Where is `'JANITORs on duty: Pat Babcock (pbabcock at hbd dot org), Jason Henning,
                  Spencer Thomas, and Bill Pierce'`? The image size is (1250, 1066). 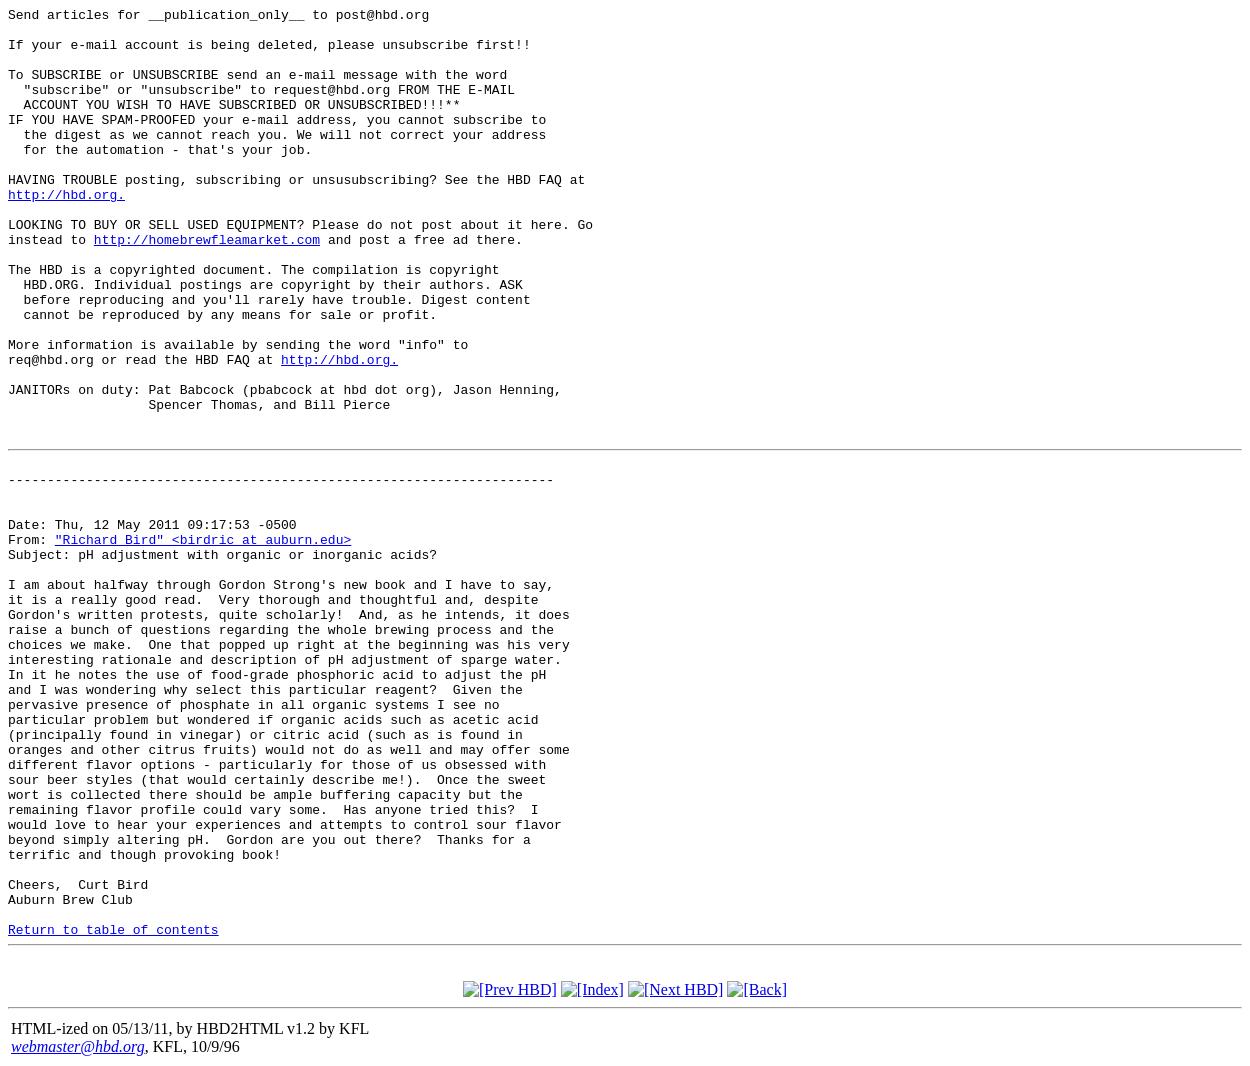 'JANITORs on duty: Pat Babcock (pbabcock at hbd dot org), Jason Henning,
                  Spencer Thomas, and Bill Pierce' is located at coordinates (284, 396).